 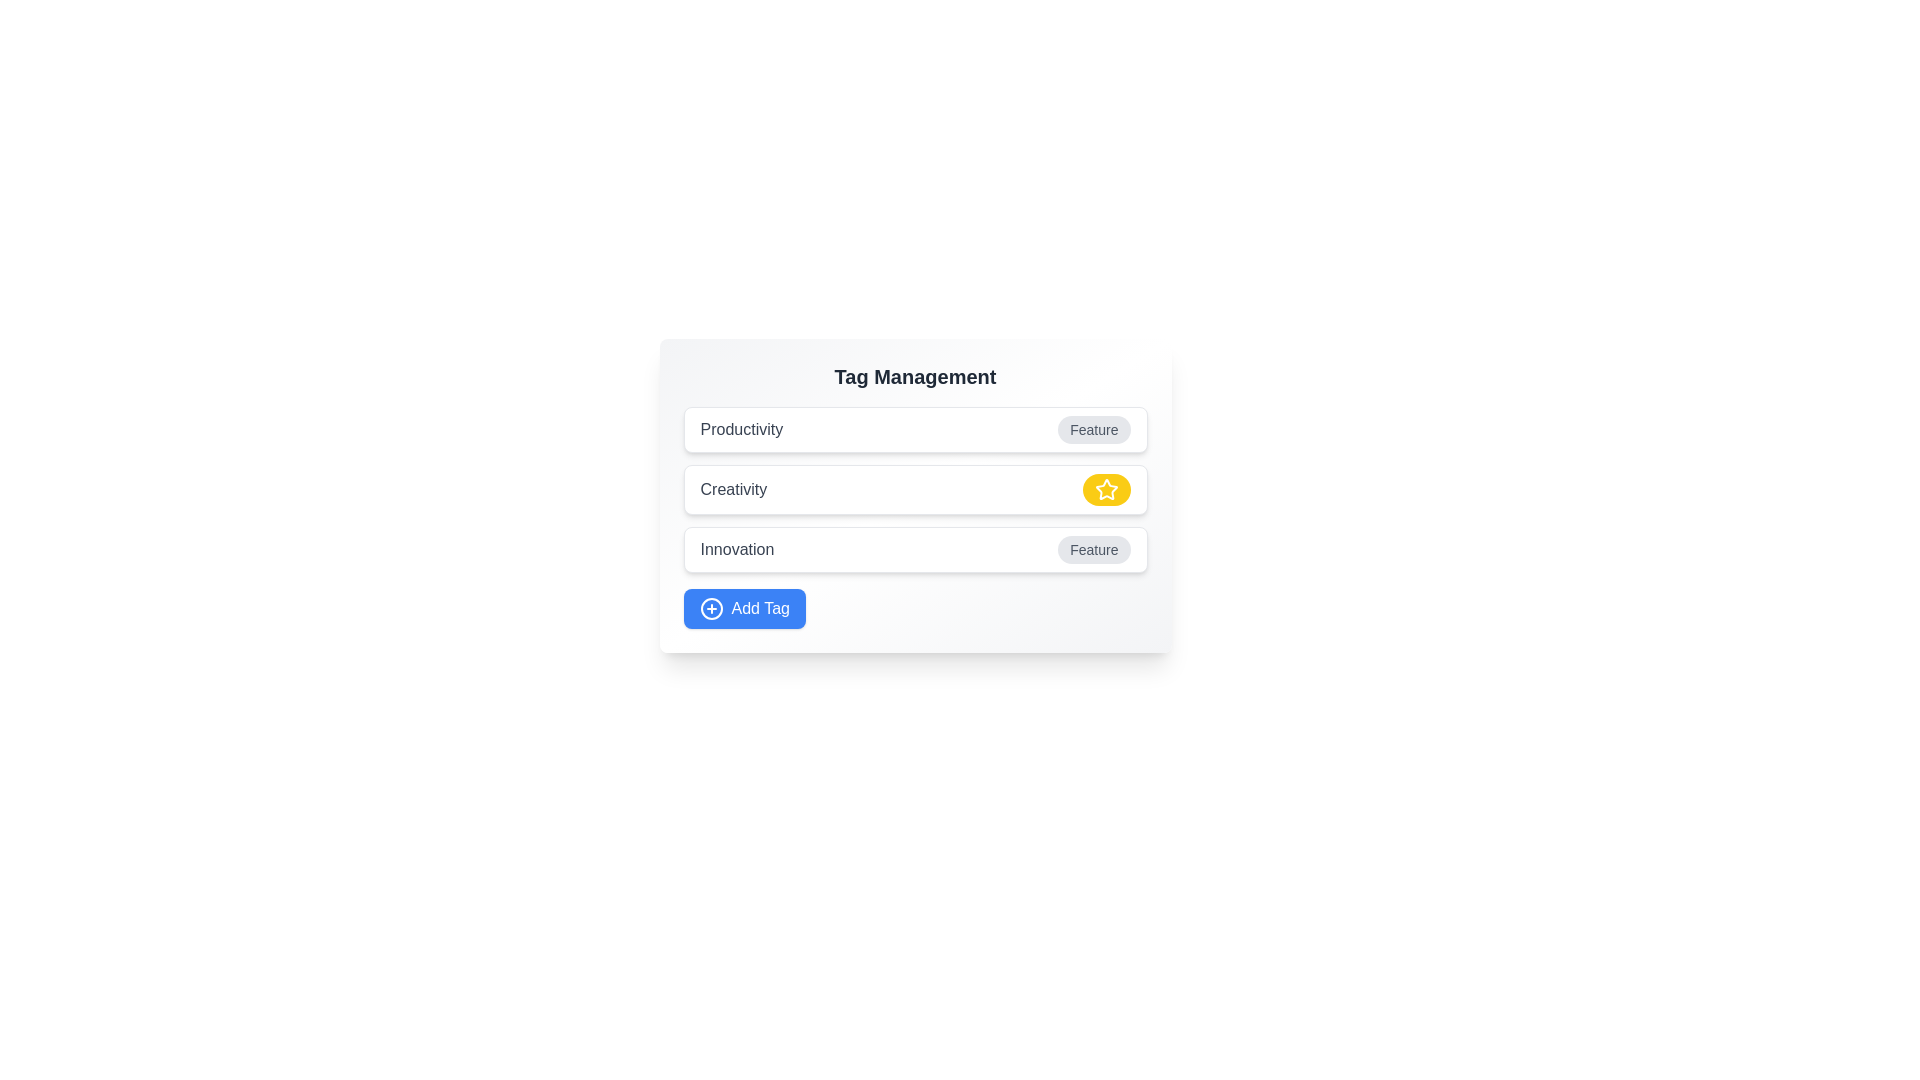 I want to click on the 'Add Tag' button to add a new tag, so click(x=743, y=608).